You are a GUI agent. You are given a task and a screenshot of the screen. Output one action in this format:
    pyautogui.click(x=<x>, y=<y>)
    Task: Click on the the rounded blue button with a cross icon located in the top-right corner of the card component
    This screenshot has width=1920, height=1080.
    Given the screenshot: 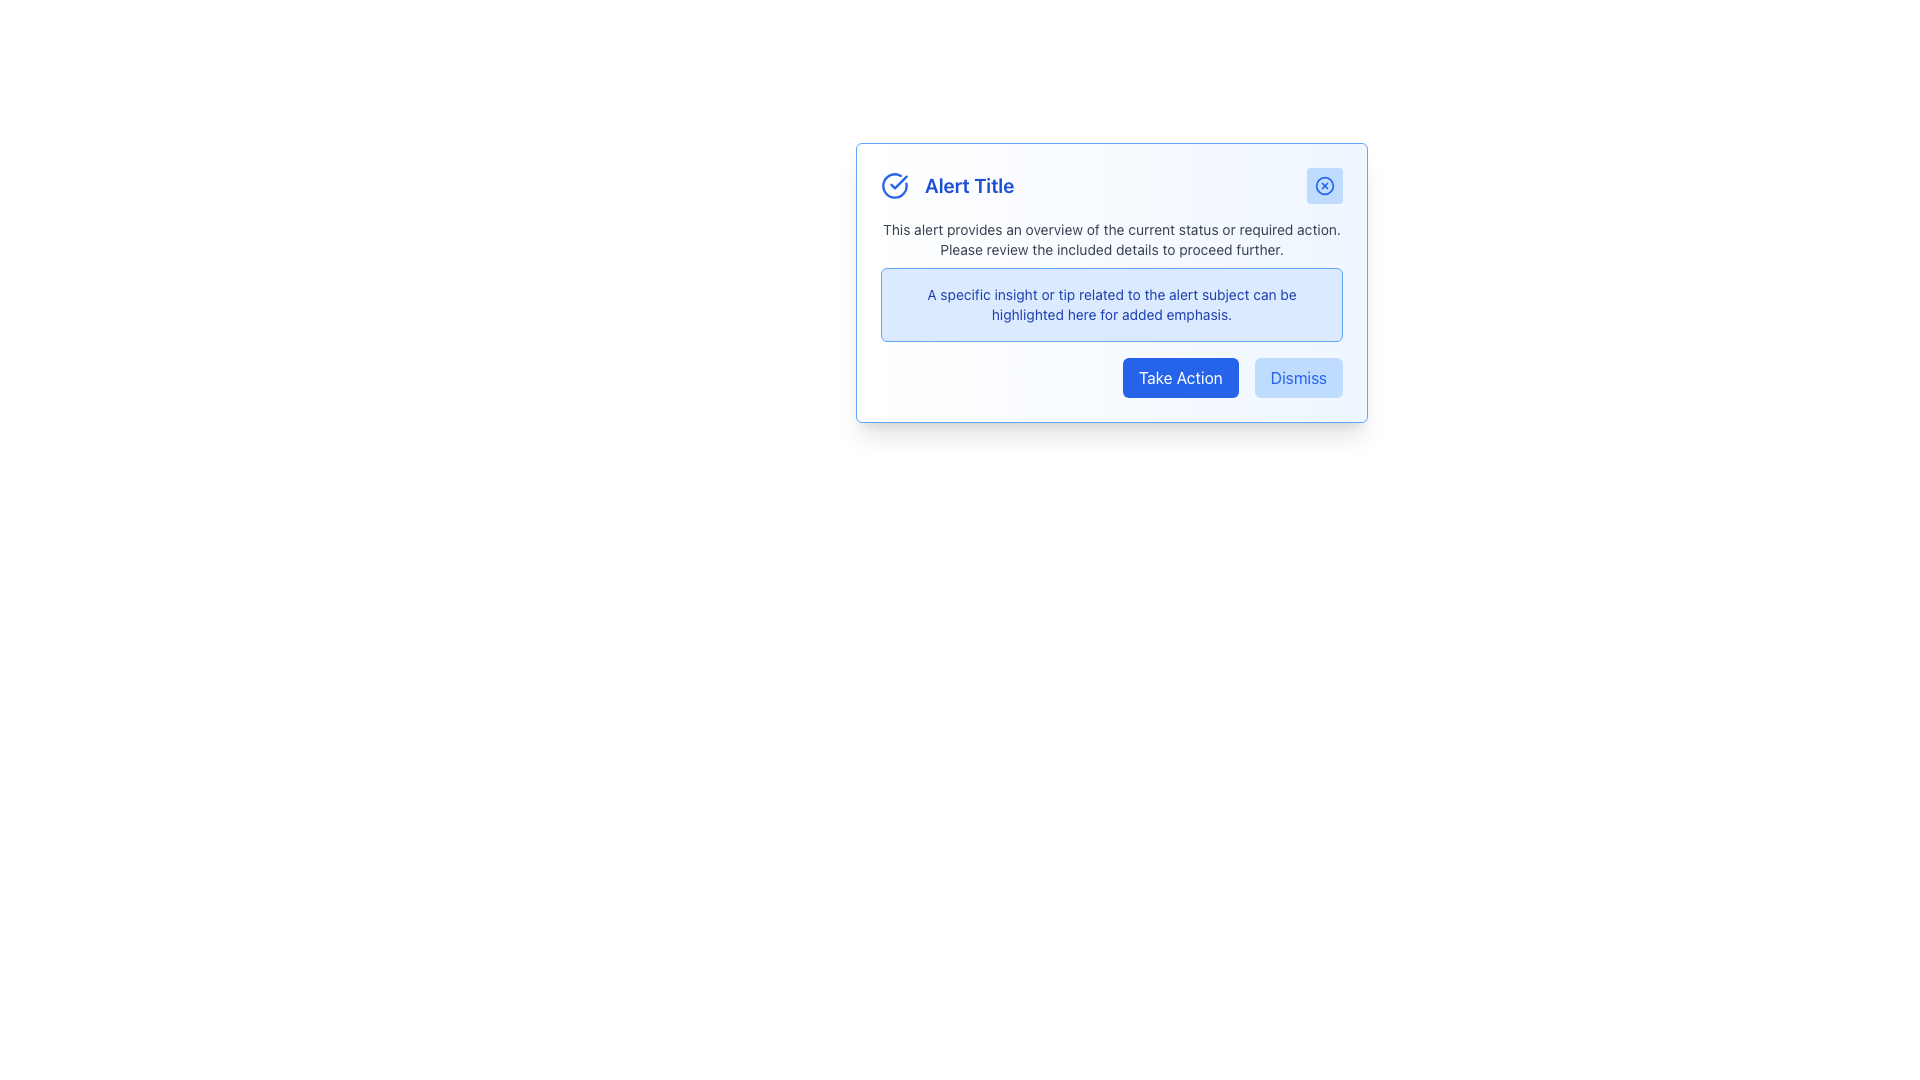 What is the action you would take?
    pyautogui.click(x=1324, y=185)
    